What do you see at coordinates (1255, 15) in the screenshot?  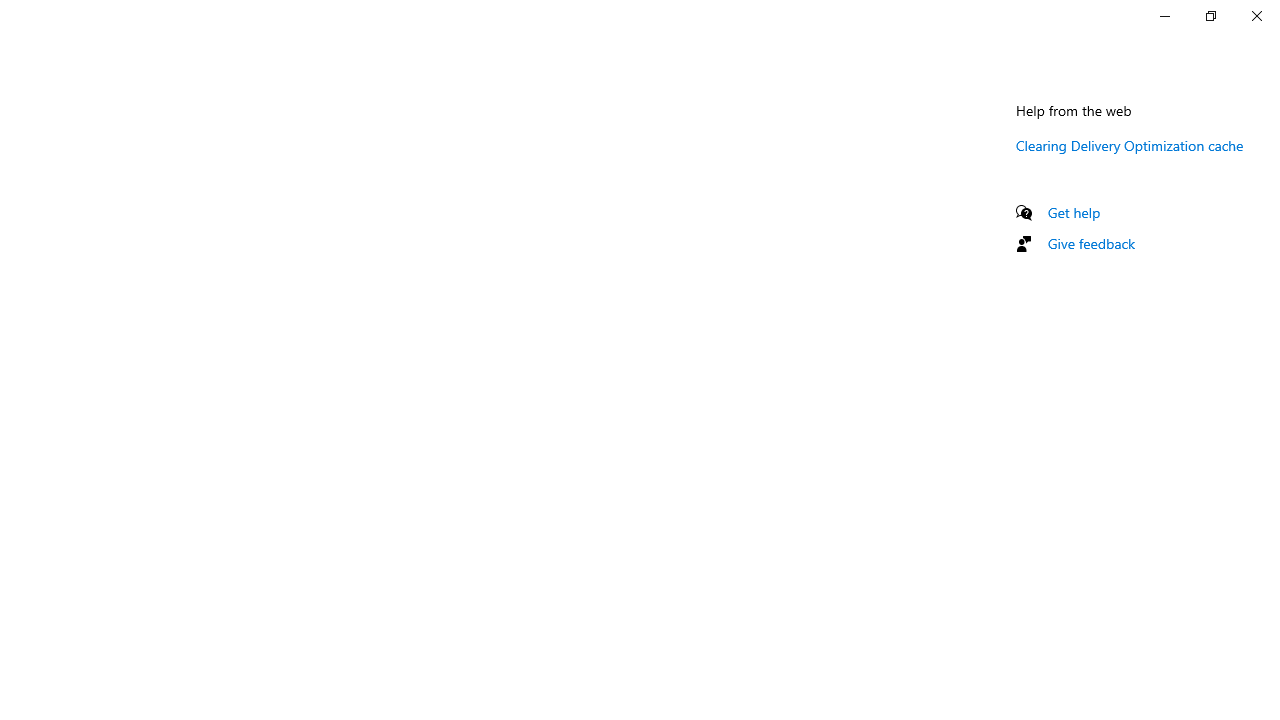 I see `'Close Settings'` at bounding box center [1255, 15].